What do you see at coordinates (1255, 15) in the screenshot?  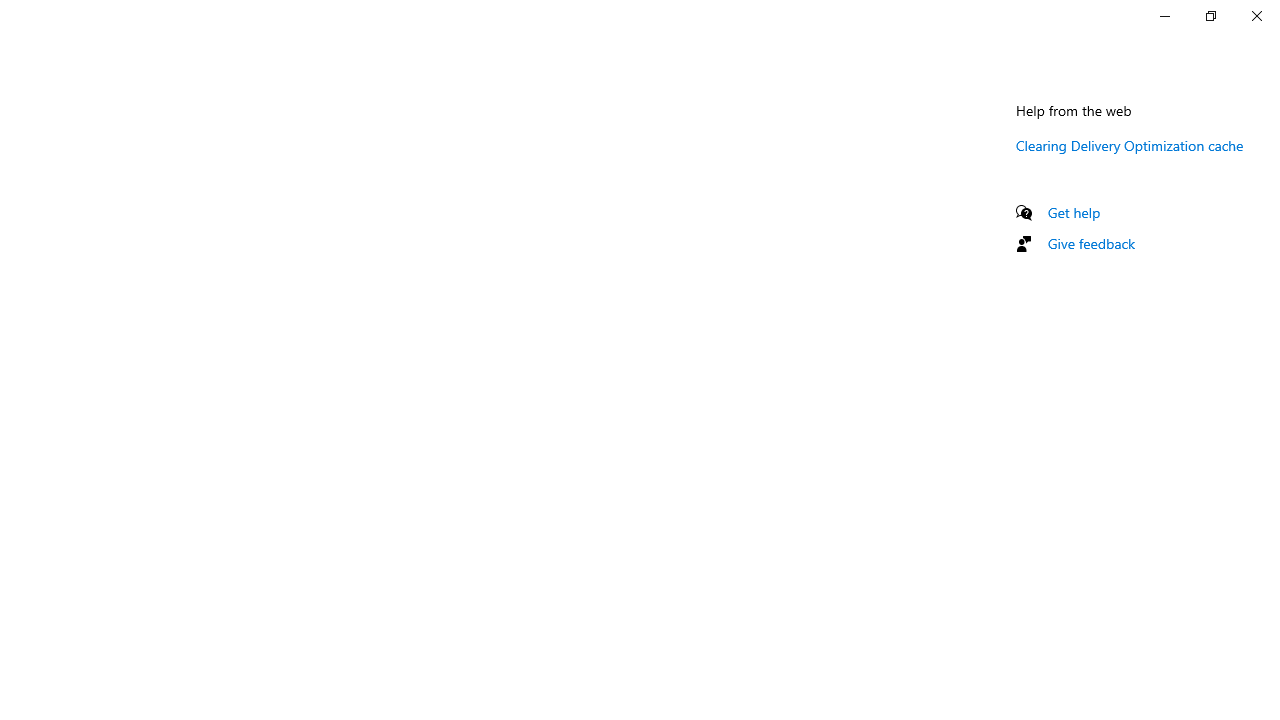 I see `'Close Settings'` at bounding box center [1255, 15].